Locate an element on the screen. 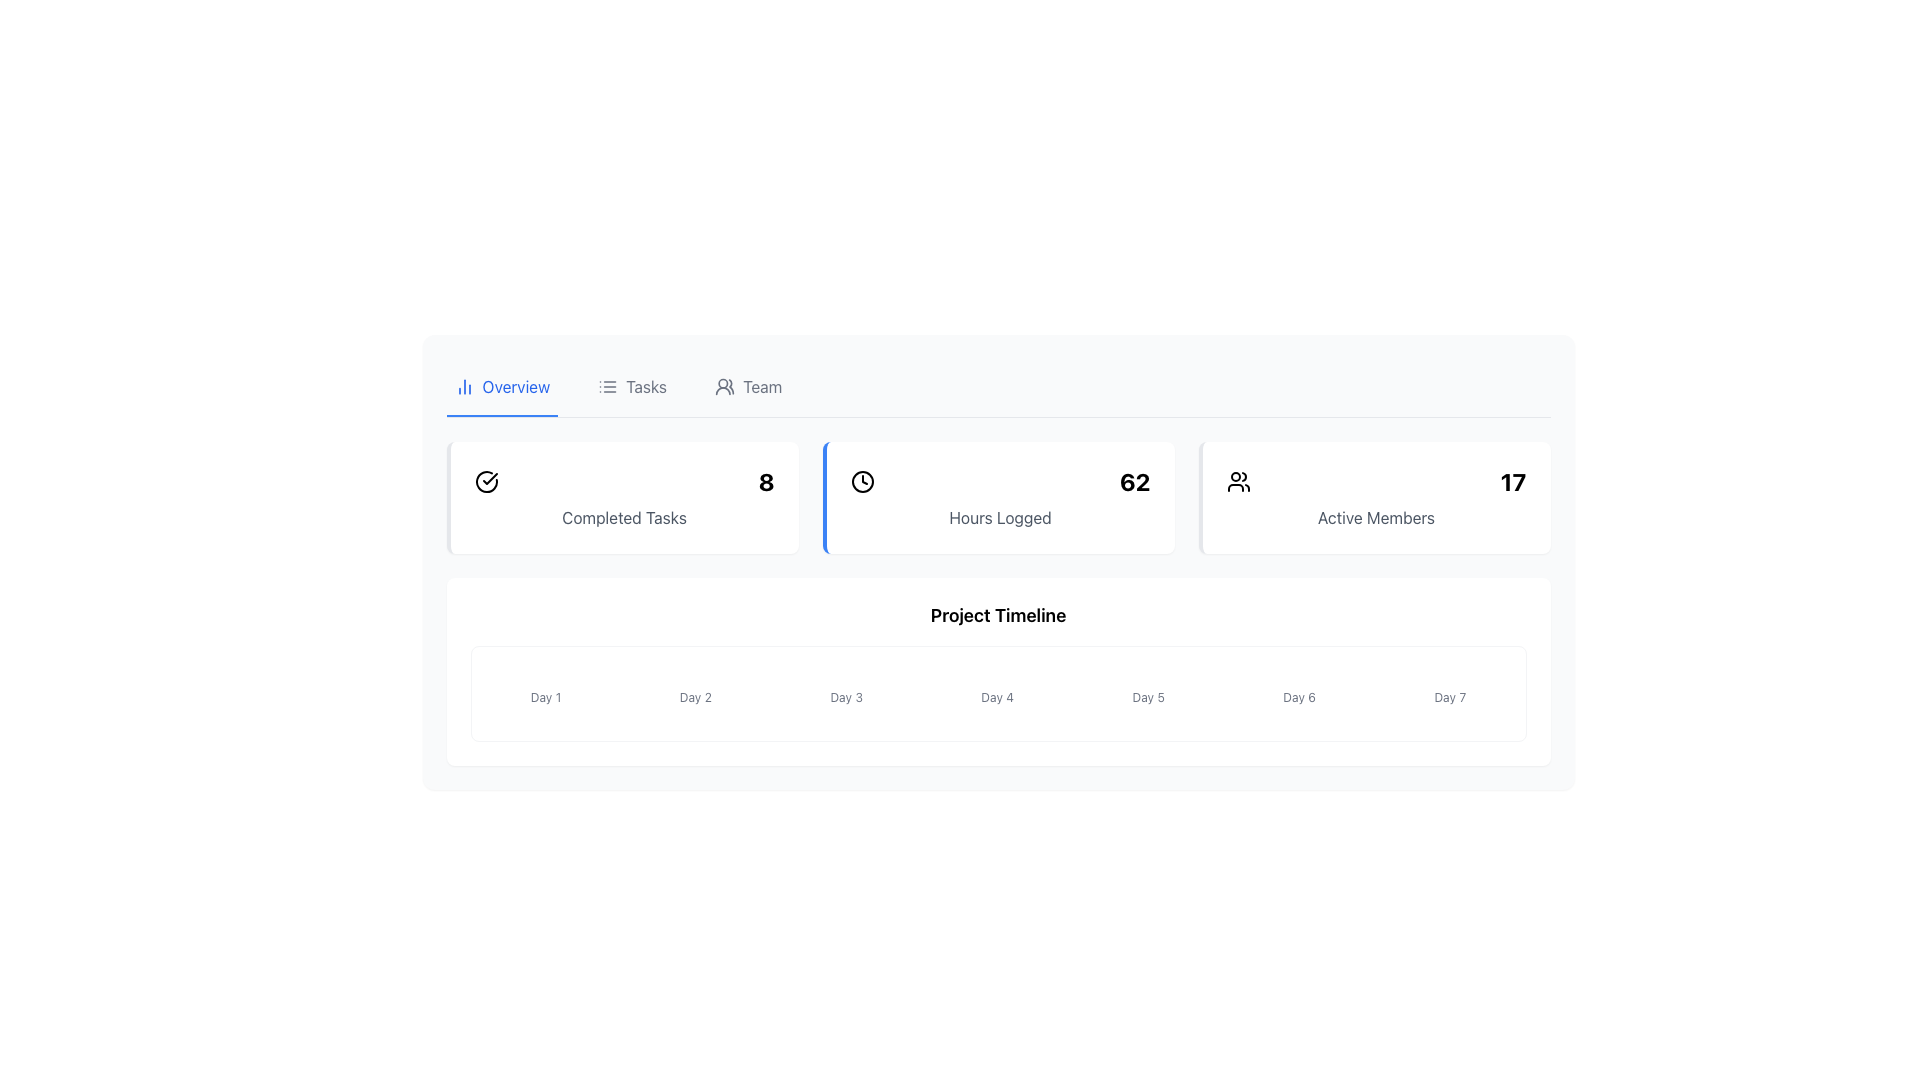 The image size is (1920, 1080). the 'Completed Tasks' label, which is styled with gray color and smaller font size, located at the bottom of a card component beneath the large number '8' is located at coordinates (623, 516).